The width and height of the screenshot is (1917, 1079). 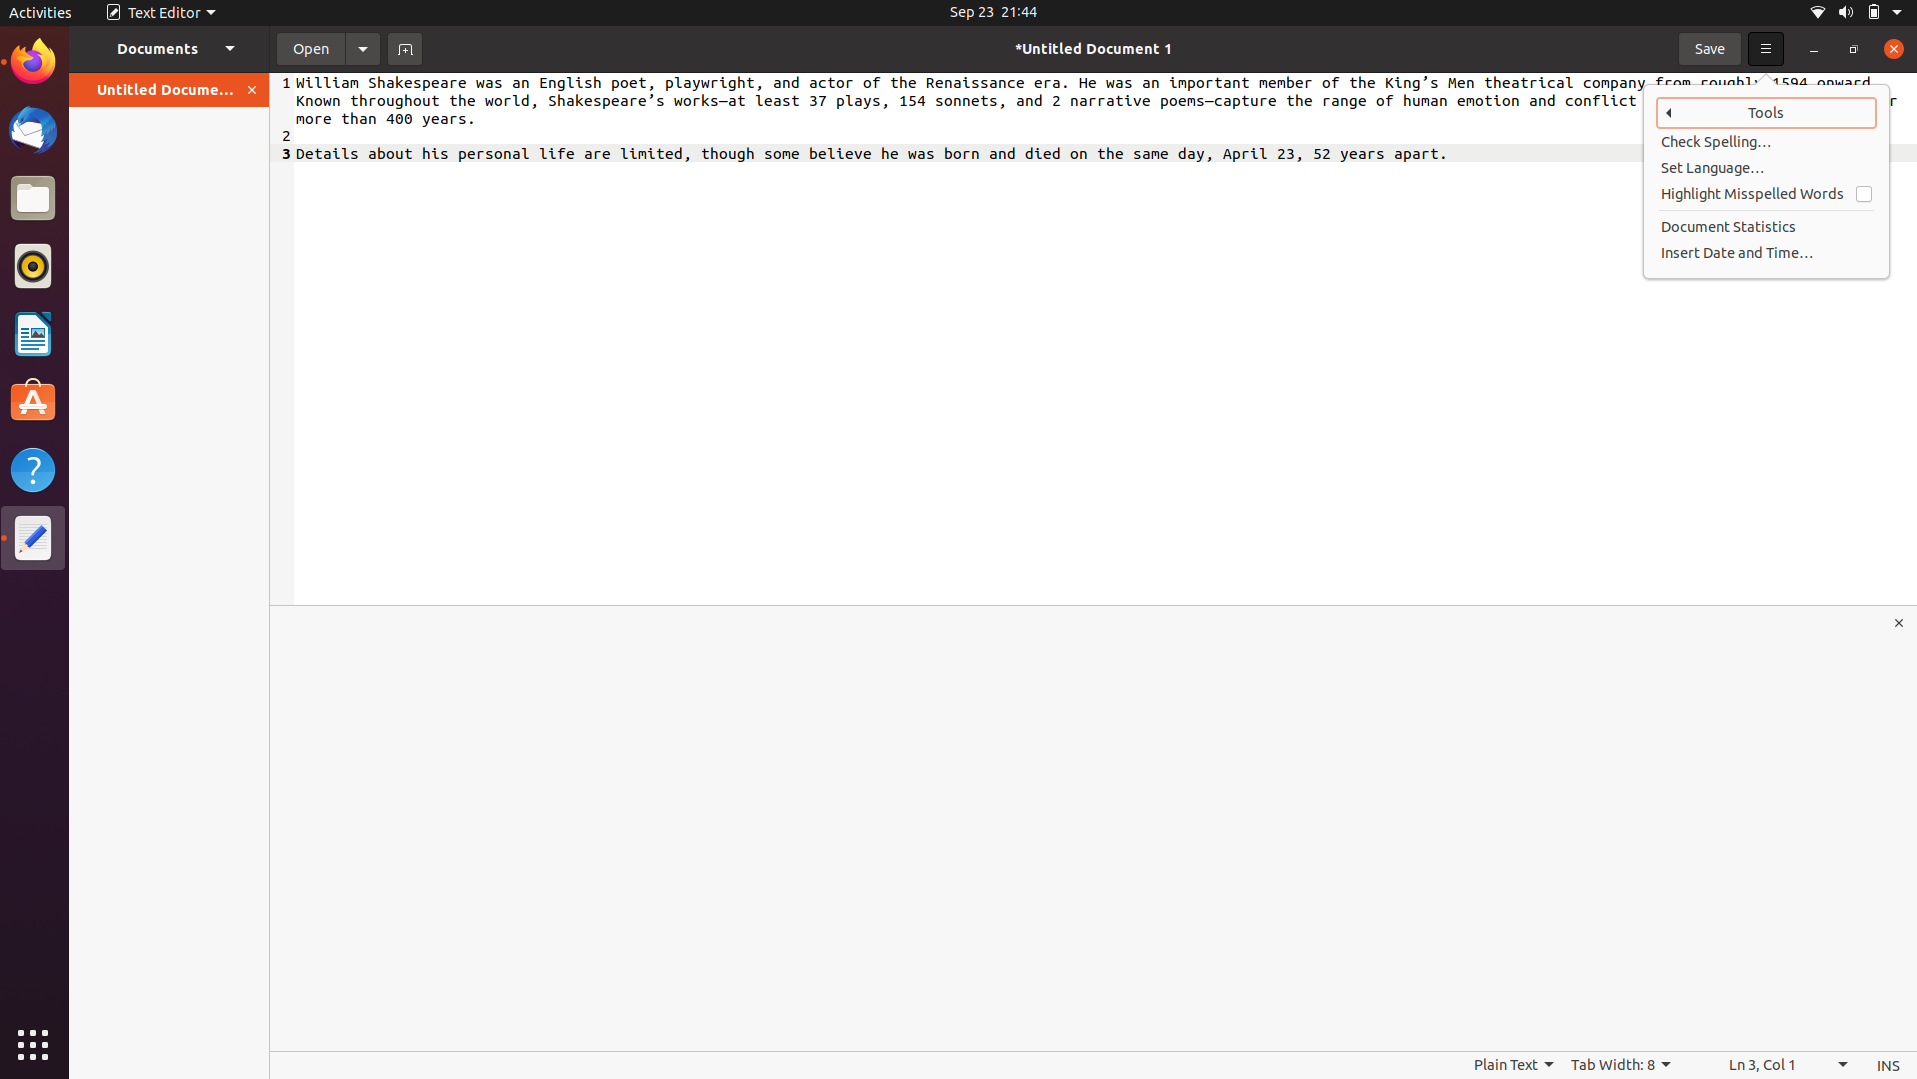 What do you see at coordinates (1900, 622) in the screenshot?
I see `Enlarge the editor view` at bounding box center [1900, 622].